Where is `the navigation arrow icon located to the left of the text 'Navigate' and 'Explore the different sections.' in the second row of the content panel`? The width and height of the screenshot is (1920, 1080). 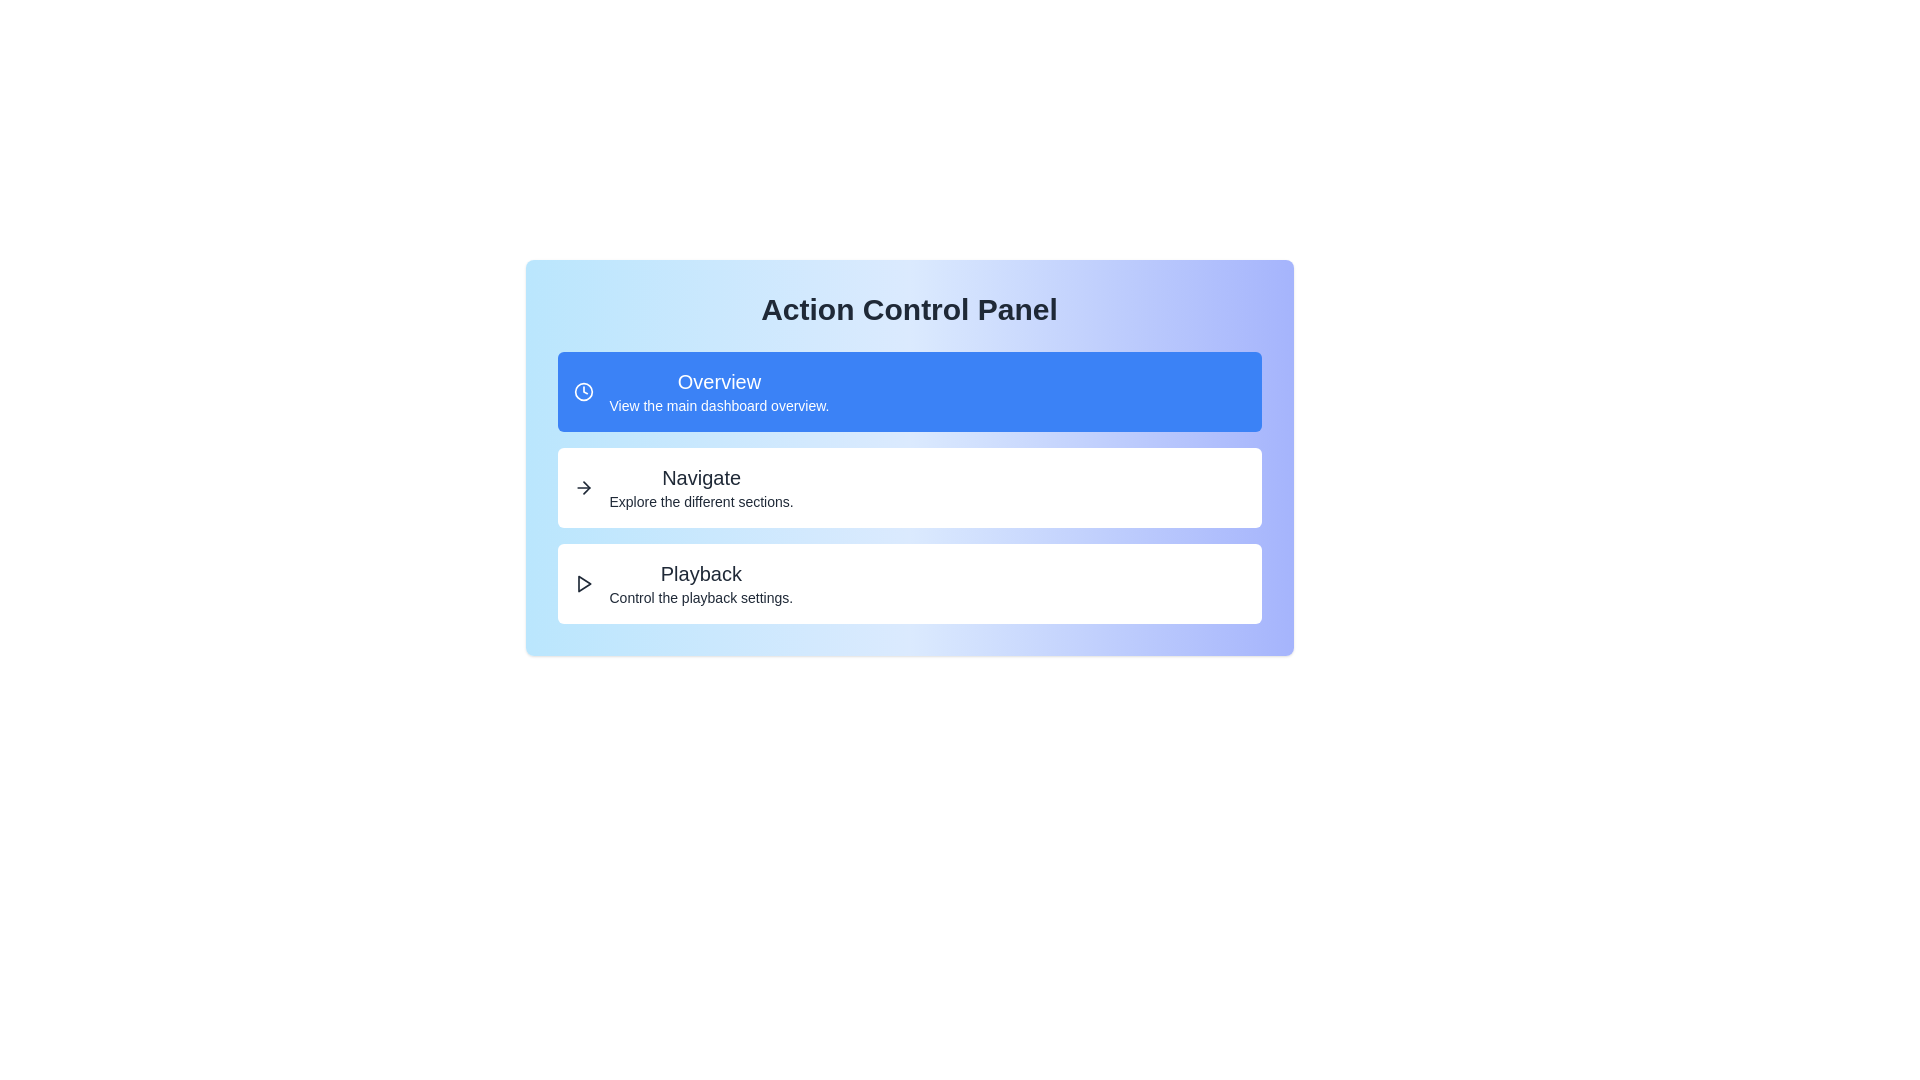 the navigation arrow icon located to the left of the text 'Navigate' and 'Explore the different sections.' in the second row of the content panel is located at coordinates (582, 488).